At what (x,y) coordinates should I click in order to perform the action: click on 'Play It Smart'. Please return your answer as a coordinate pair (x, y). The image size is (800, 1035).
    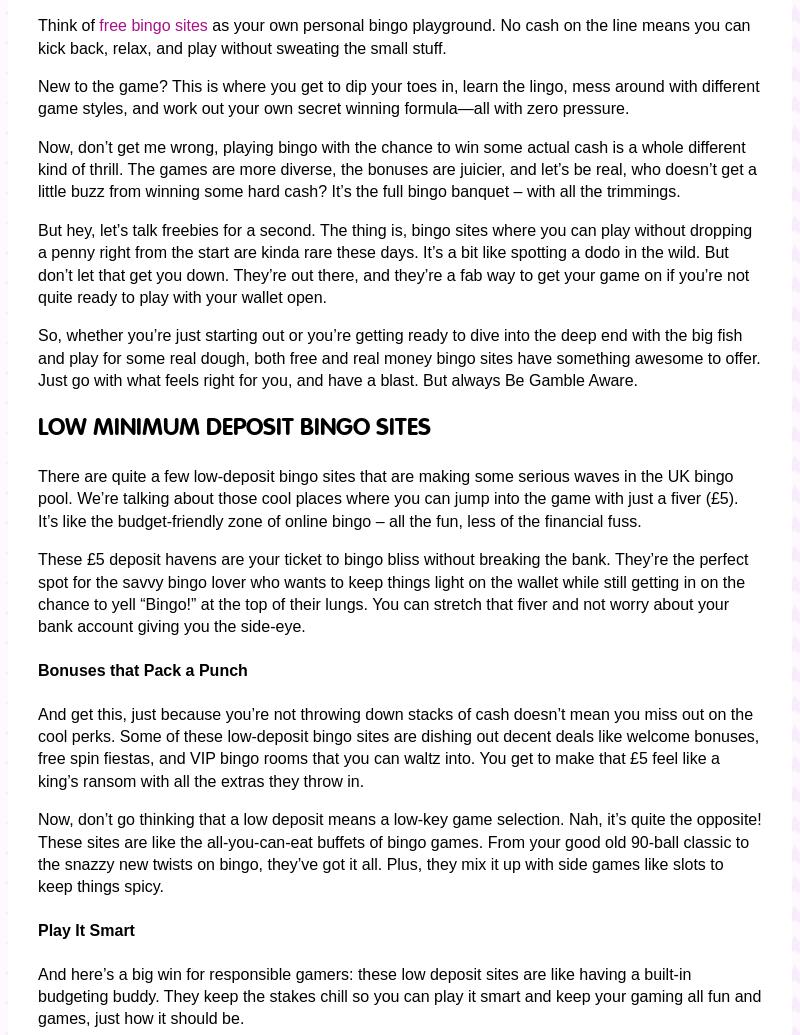
    Looking at the image, I should click on (86, 929).